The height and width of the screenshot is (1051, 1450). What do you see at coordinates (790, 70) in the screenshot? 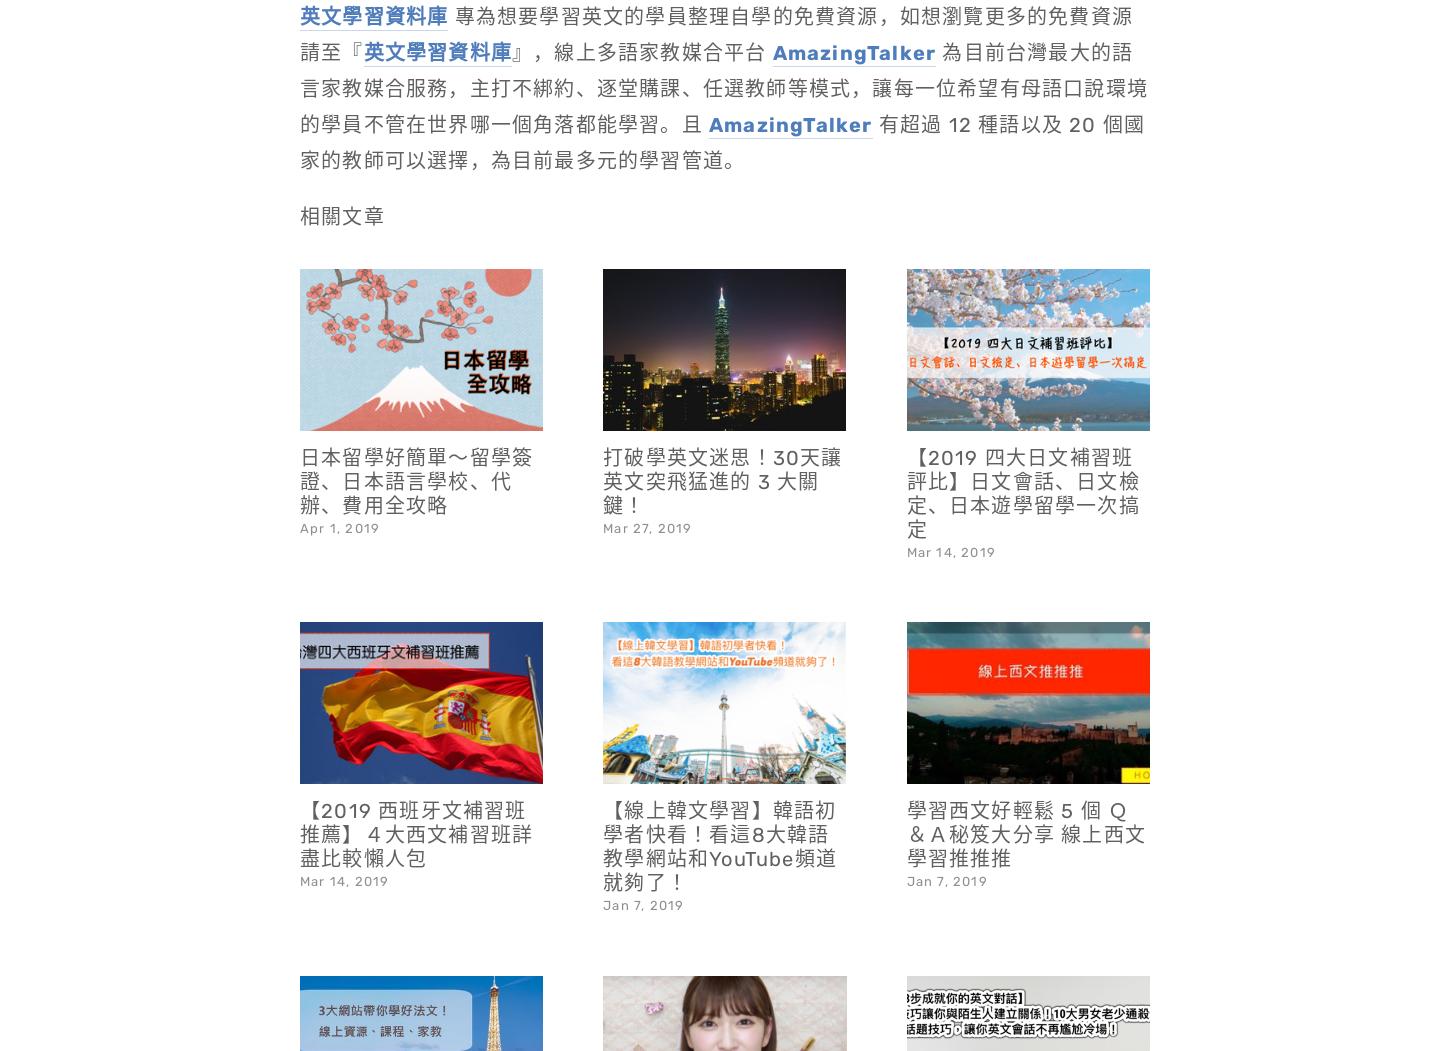
I see `'AmazingTalker'` at bounding box center [790, 70].